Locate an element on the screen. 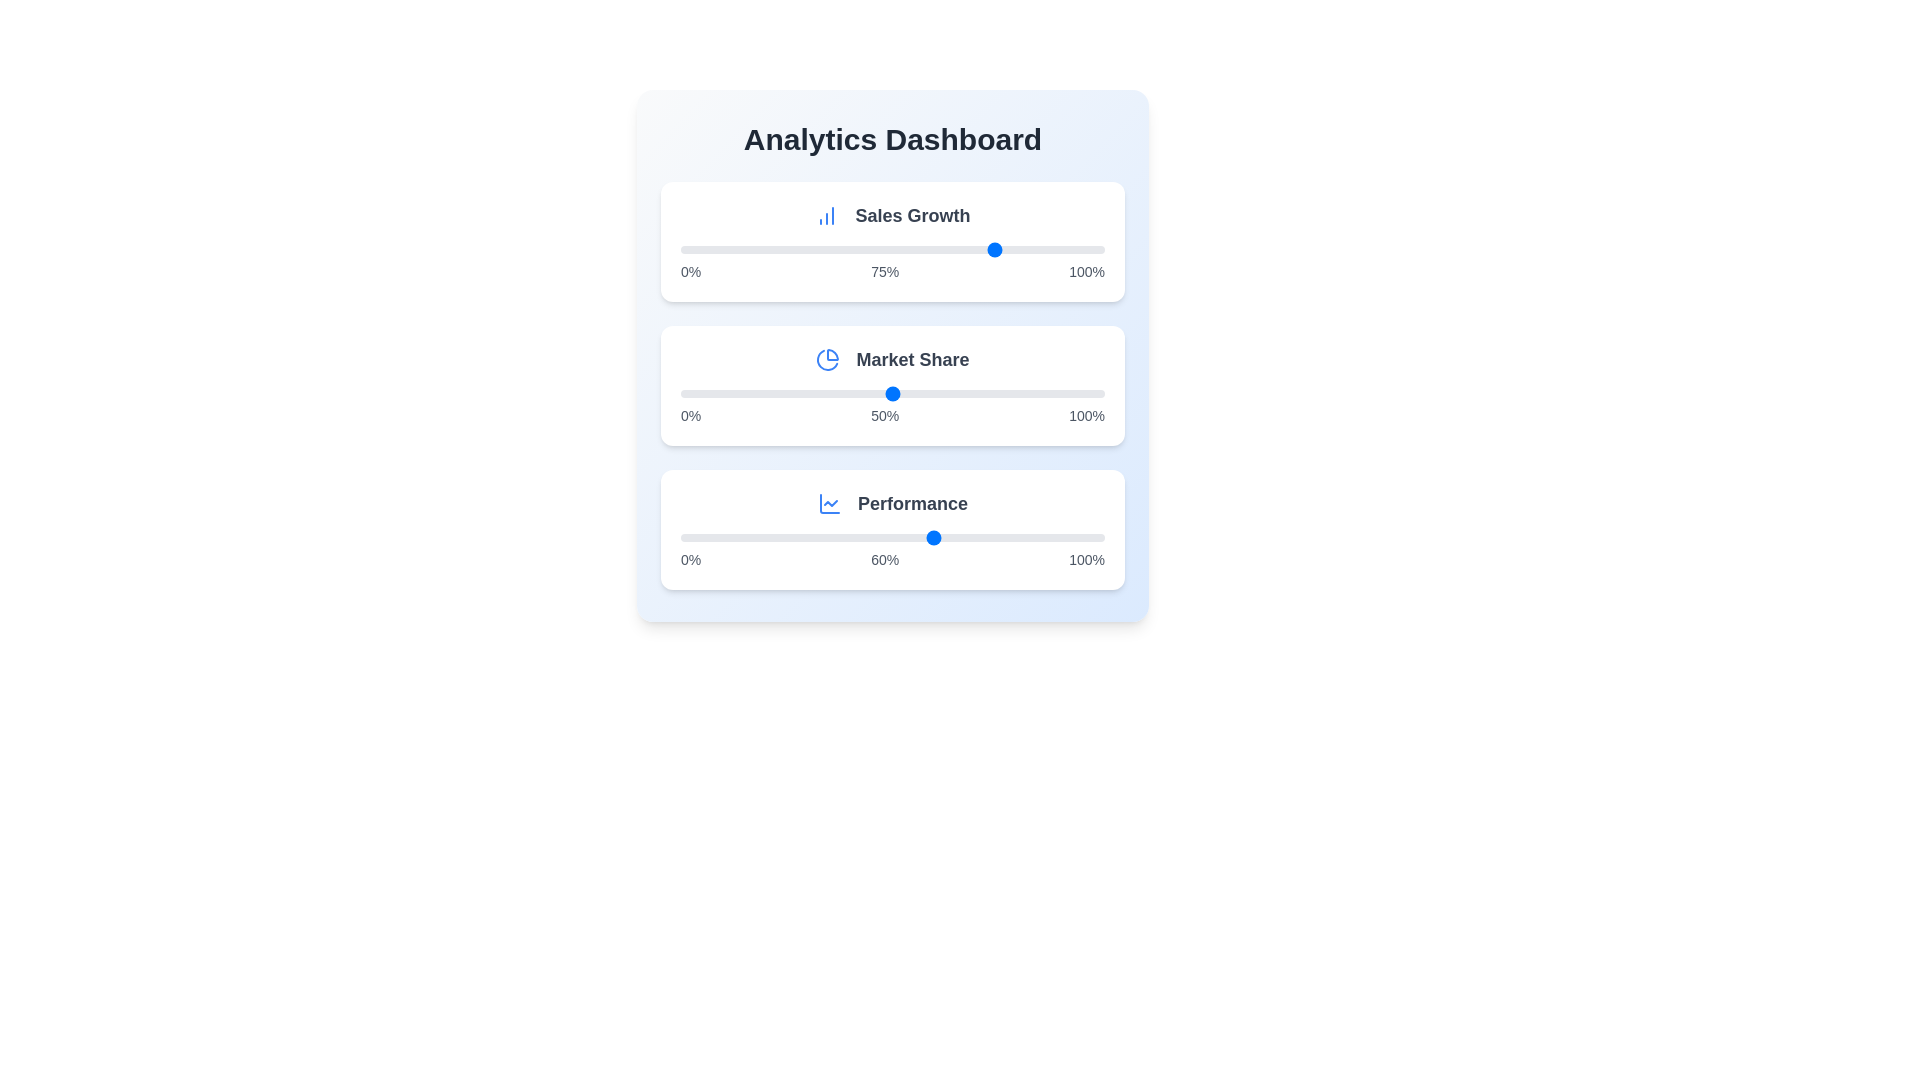 This screenshot has height=1080, width=1920. the 'Sales Growth' slider to 24% is located at coordinates (781, 249).